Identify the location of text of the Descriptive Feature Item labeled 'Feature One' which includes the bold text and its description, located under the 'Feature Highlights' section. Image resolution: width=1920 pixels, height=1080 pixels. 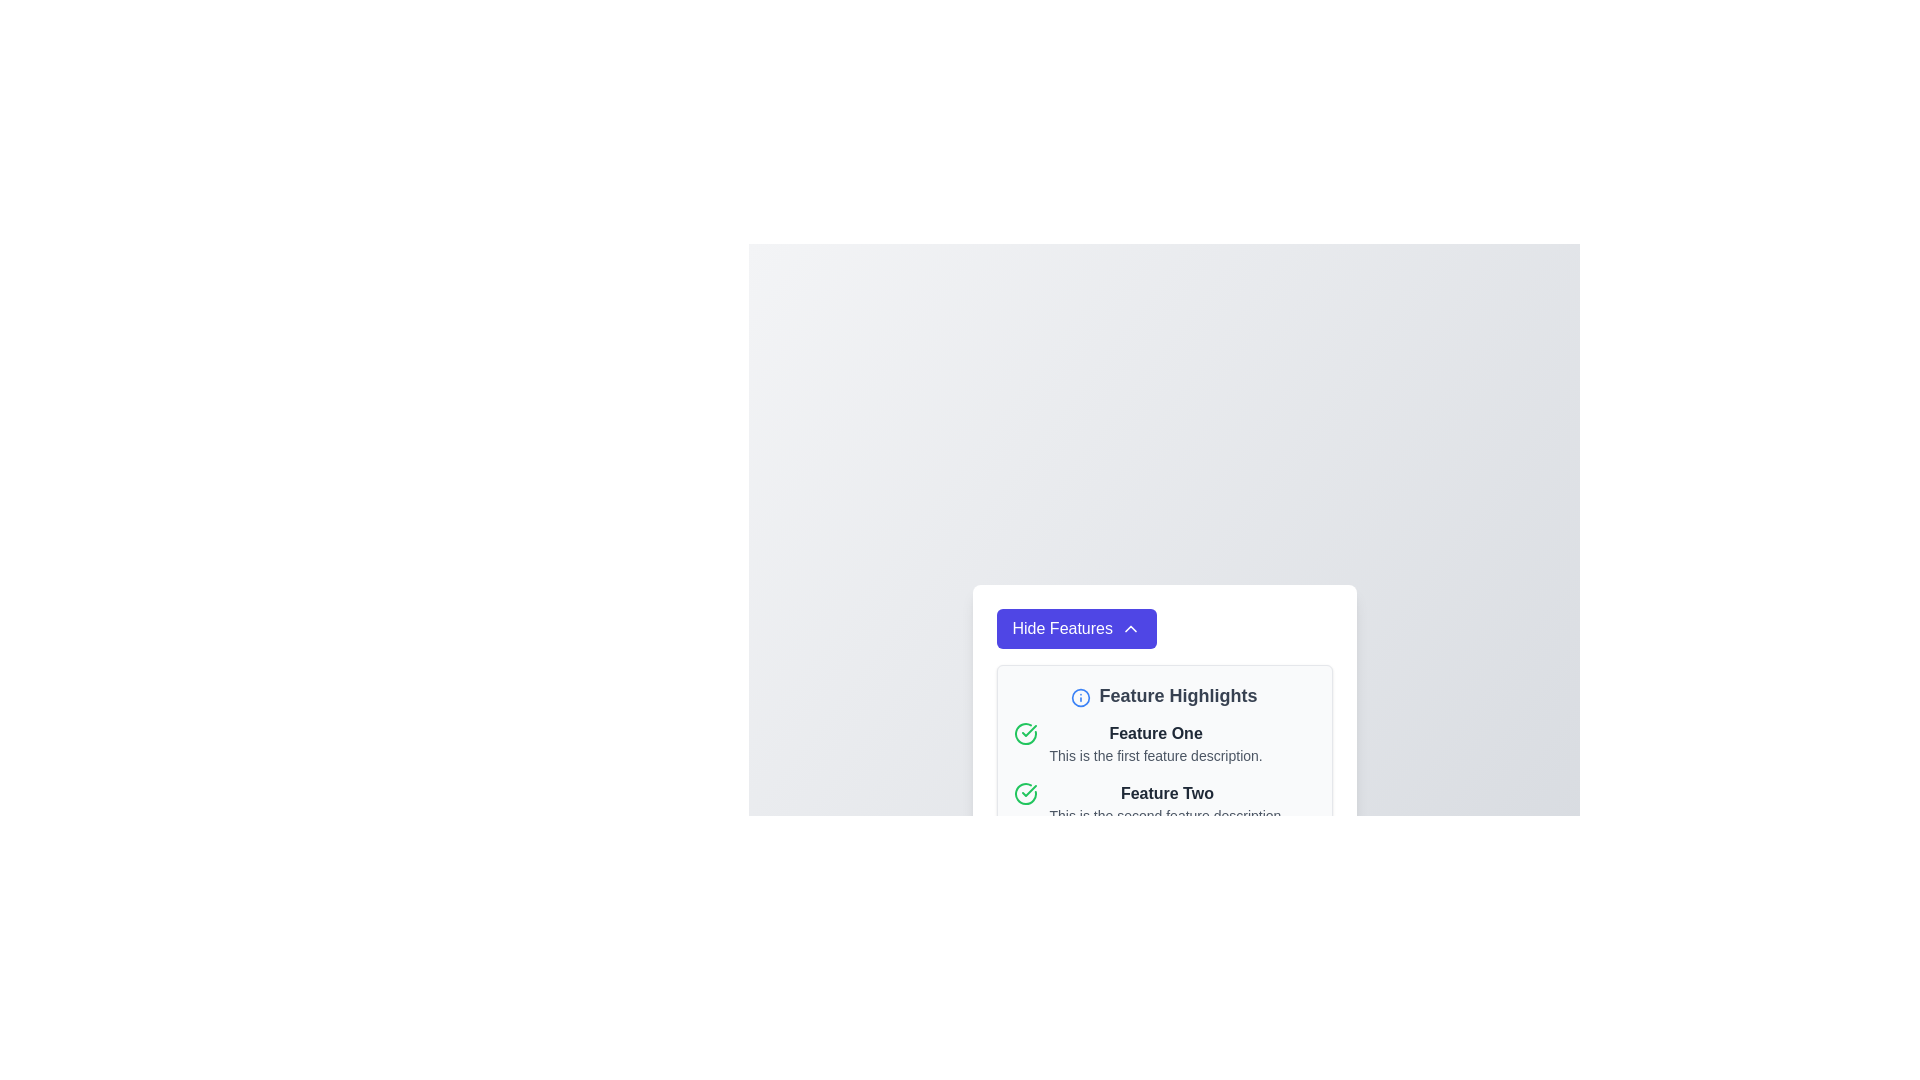
(1164, 744).